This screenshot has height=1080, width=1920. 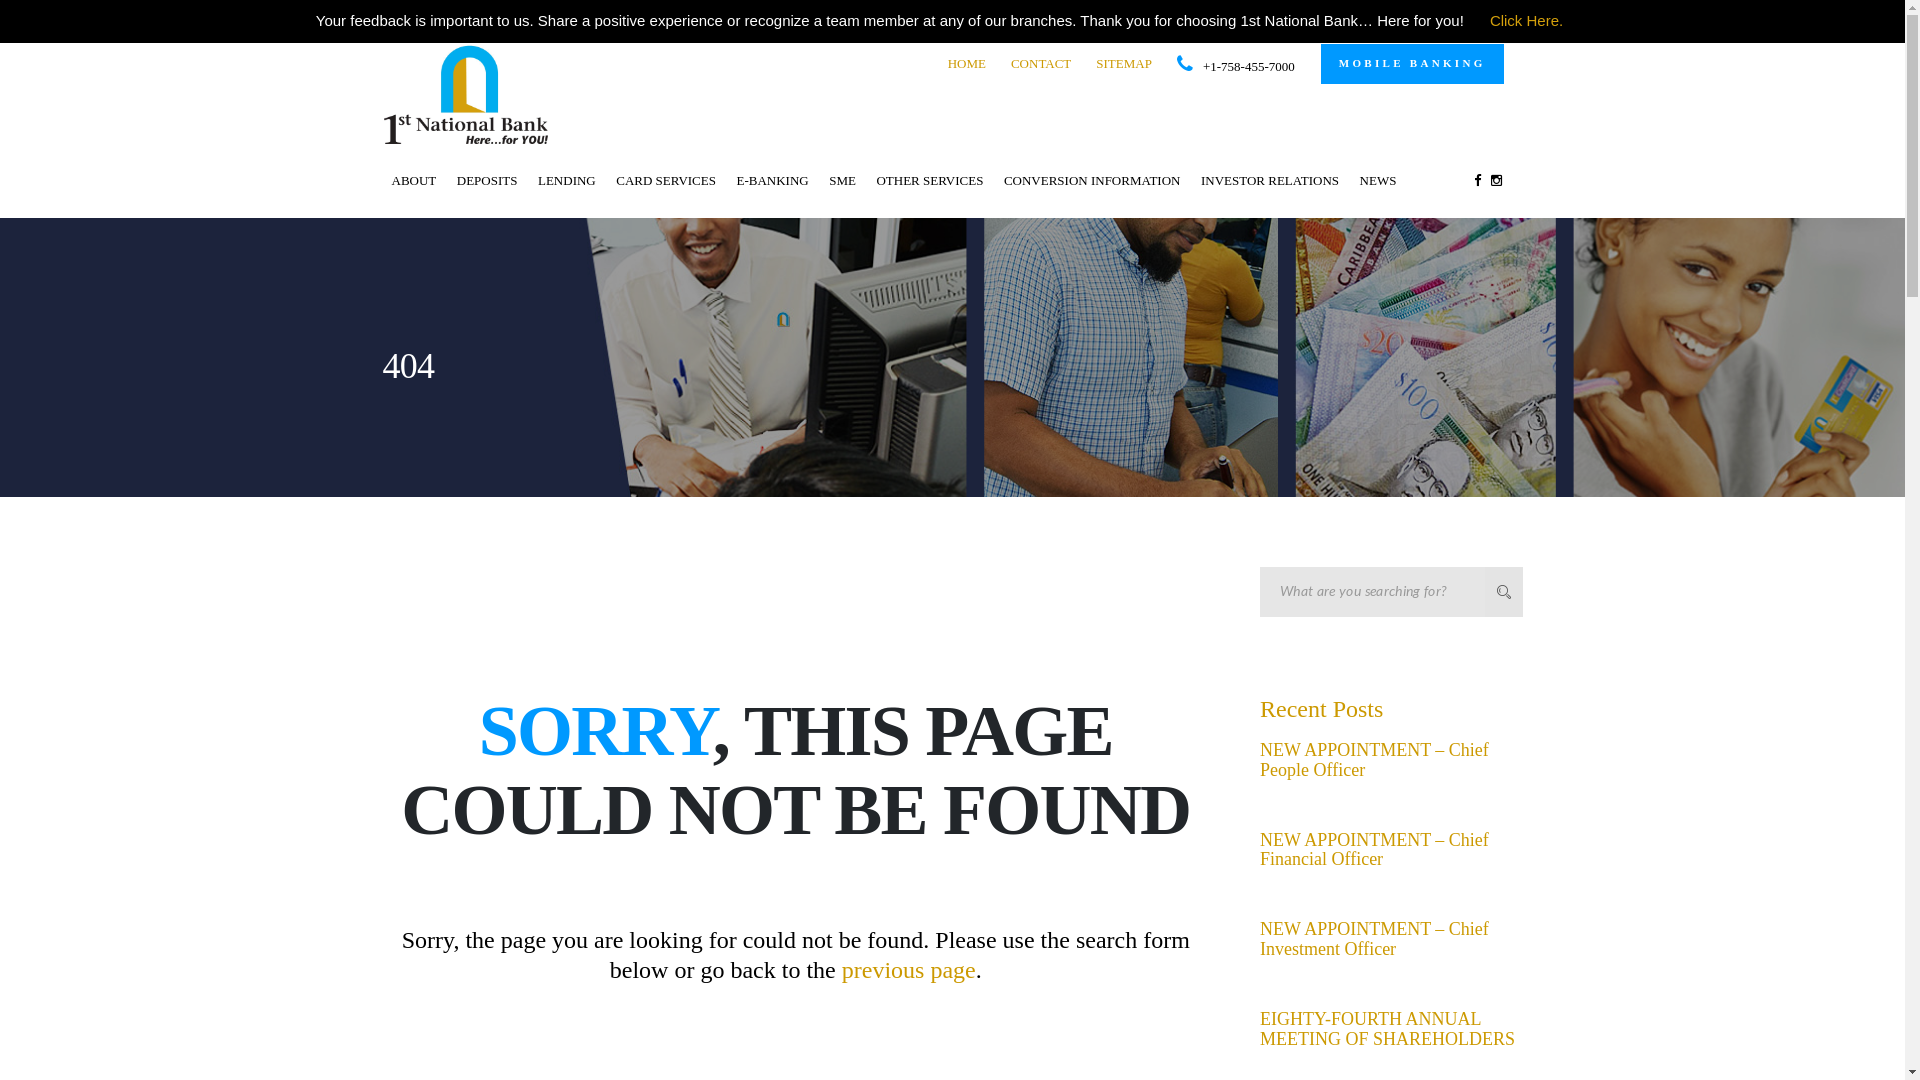 I want to click on 'MOBILE BANKING', so click(x=1411, y=63).